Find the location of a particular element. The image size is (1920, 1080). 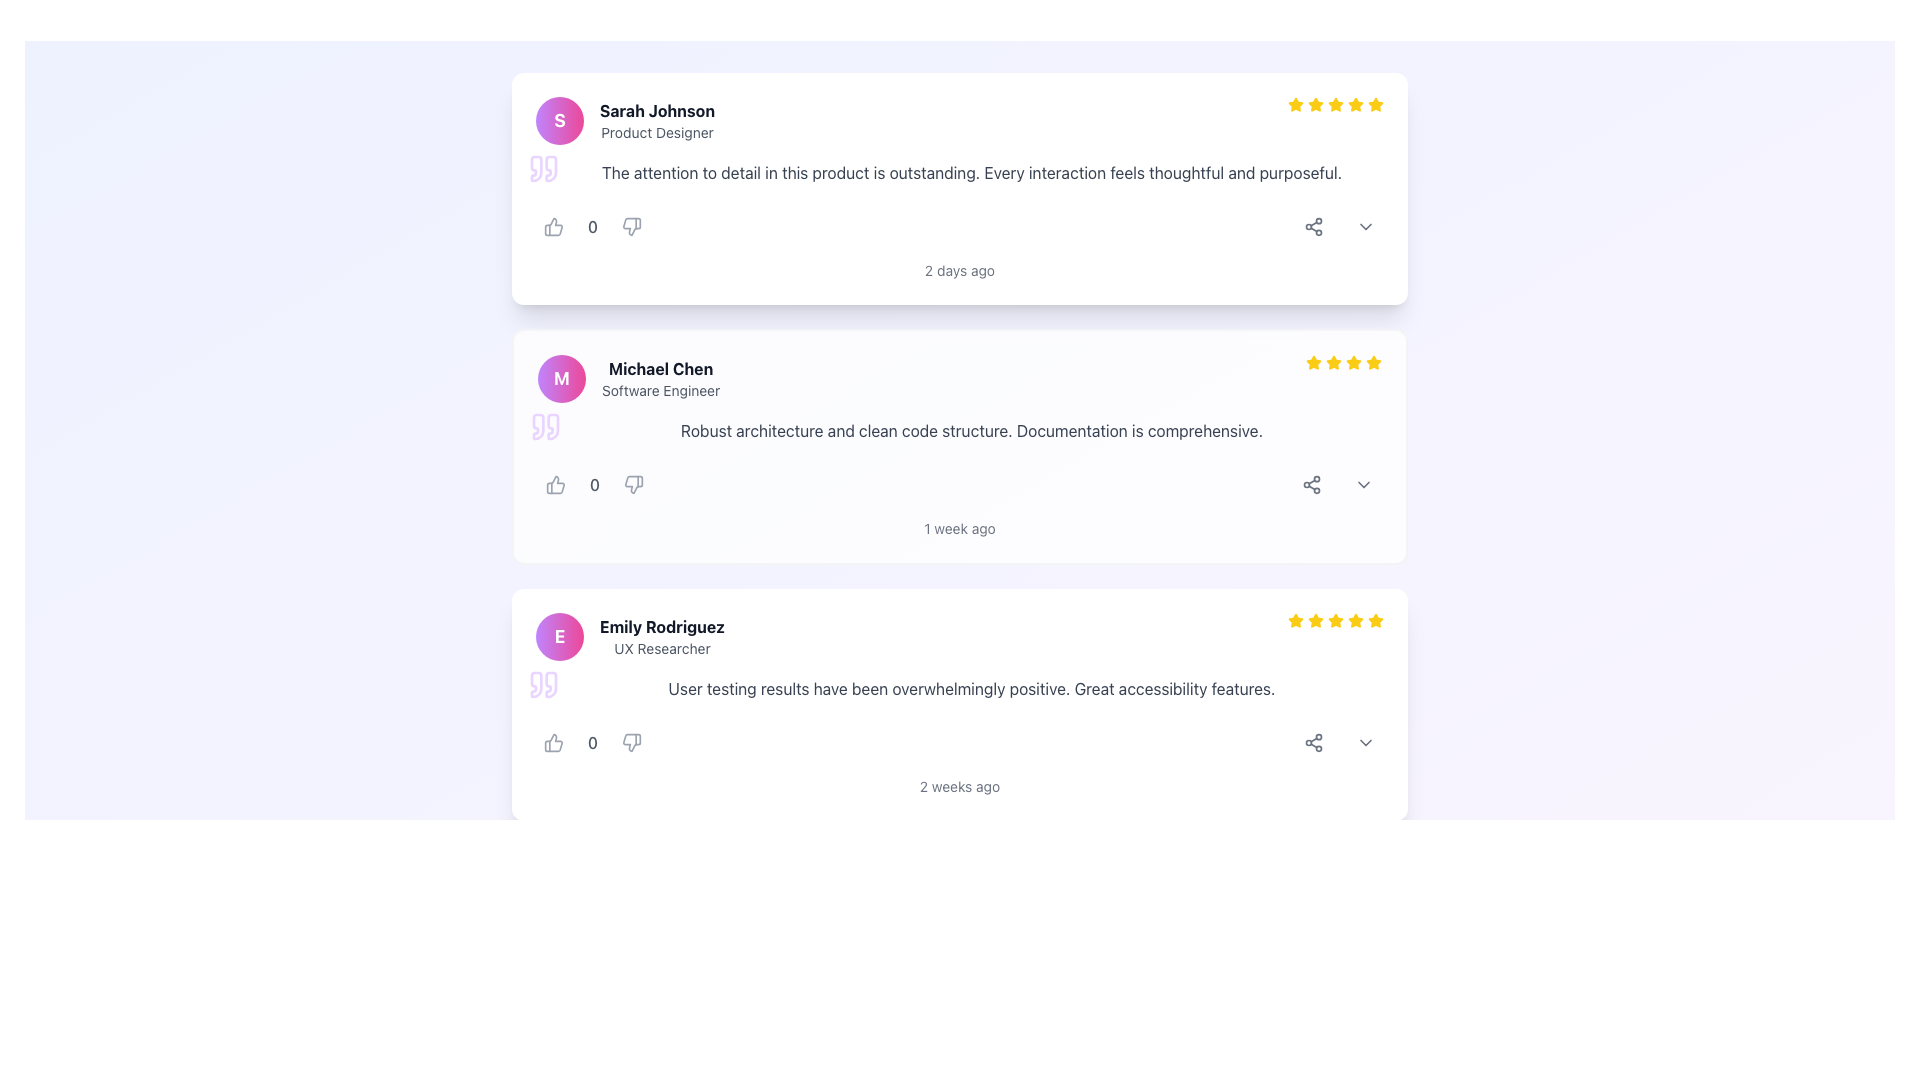

the avatar representing the user 'Michael Chen', which is the leftmost component in the user testimonial section is located at coordinates (560, 378).